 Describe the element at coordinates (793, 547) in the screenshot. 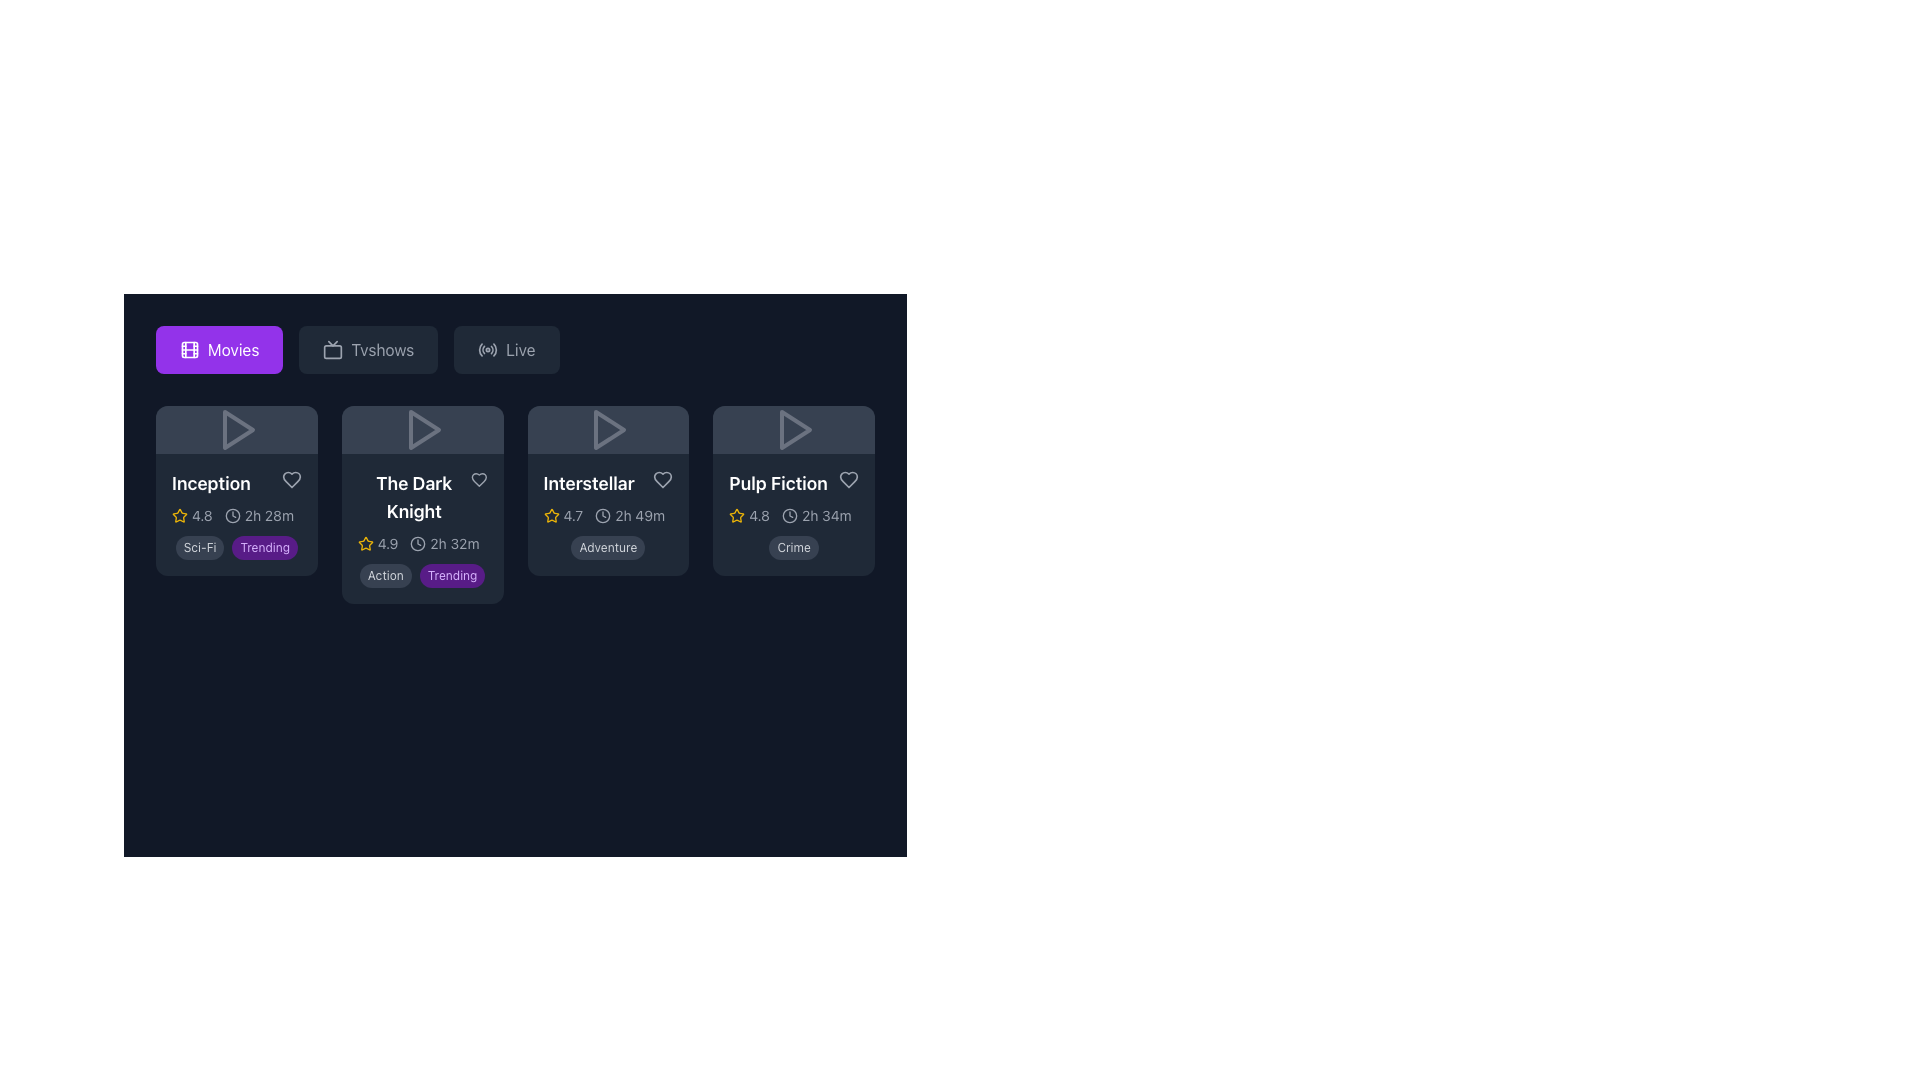

I see `'Crime' genre label located centrally within the movie card for 'Pulp Fiction', which is positioned below the rating and duration line` at that location.